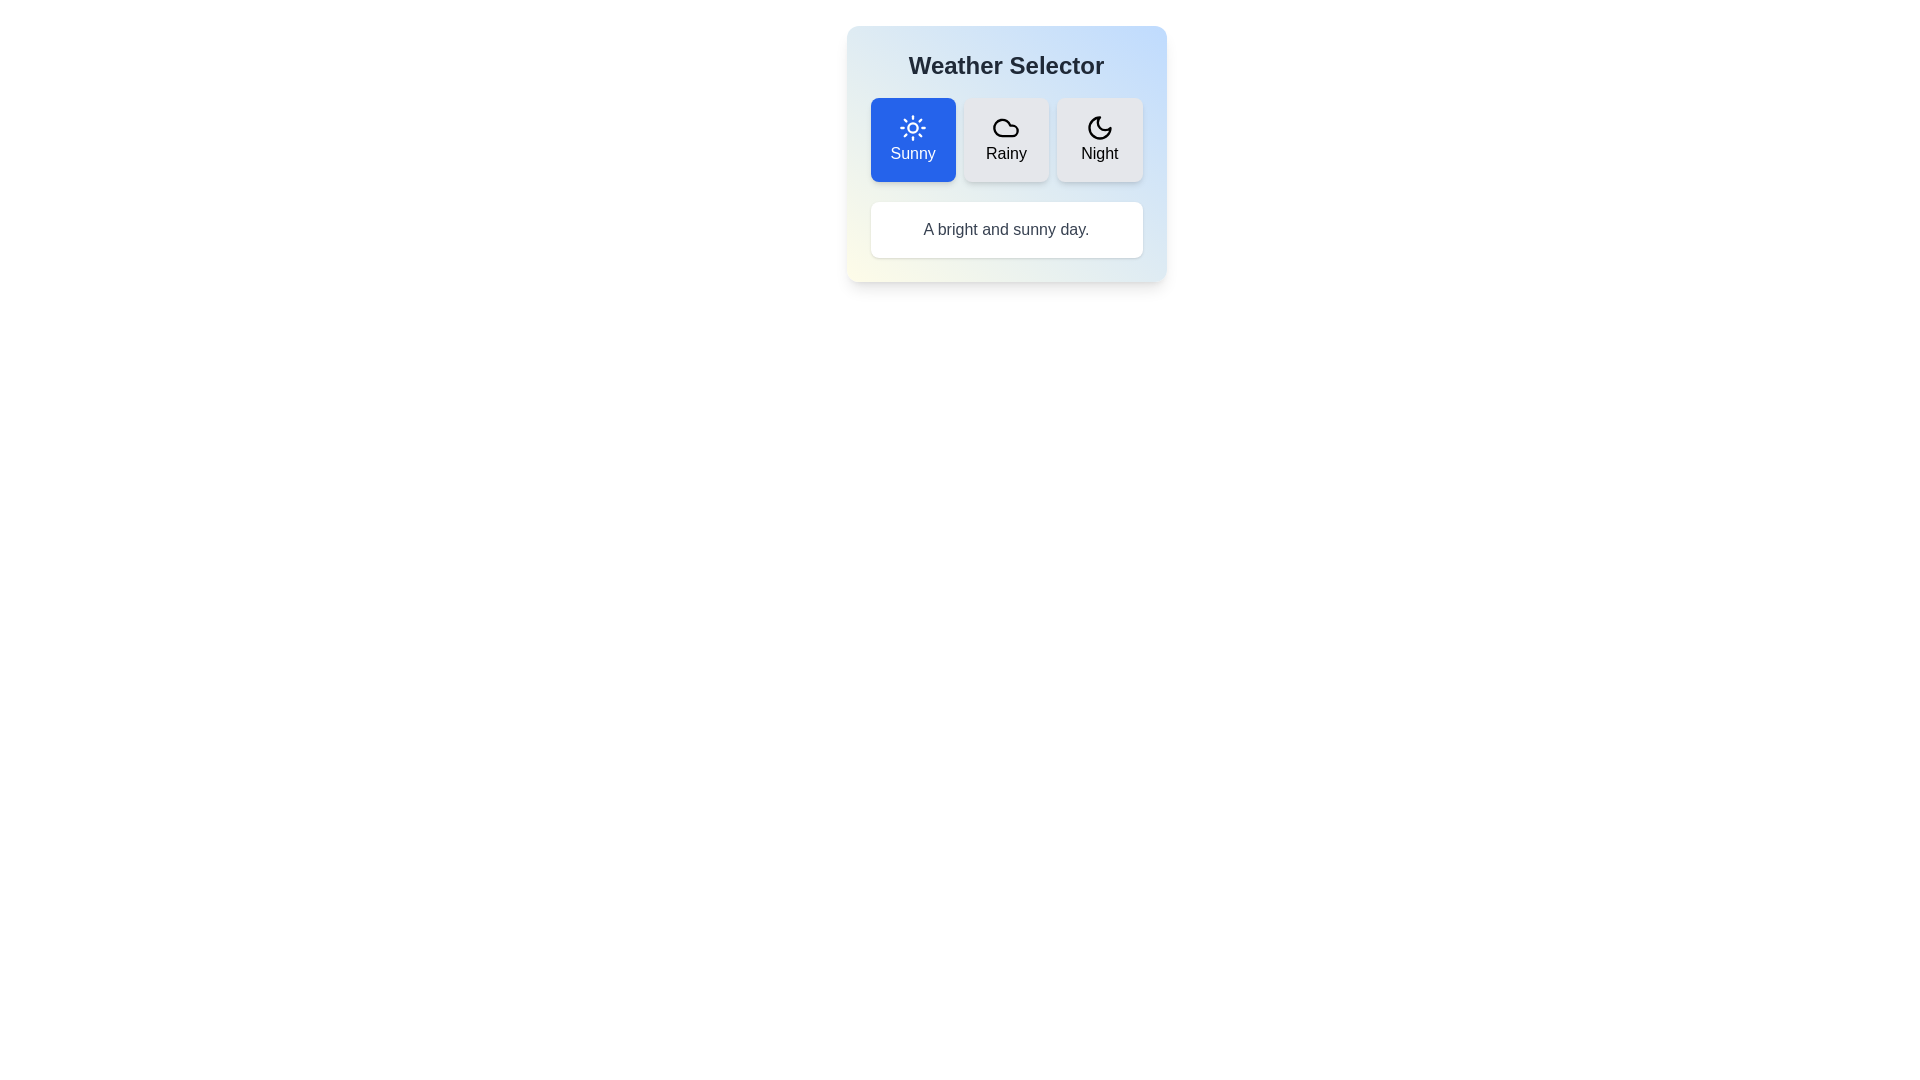 The height and width of the screenshot is (1080, 1920). What do you see at coordinates (1006, 138) in the screenshot?
I see `the weather option Rainy by clicking its corresponding button` at bounding box center [1006, 138].